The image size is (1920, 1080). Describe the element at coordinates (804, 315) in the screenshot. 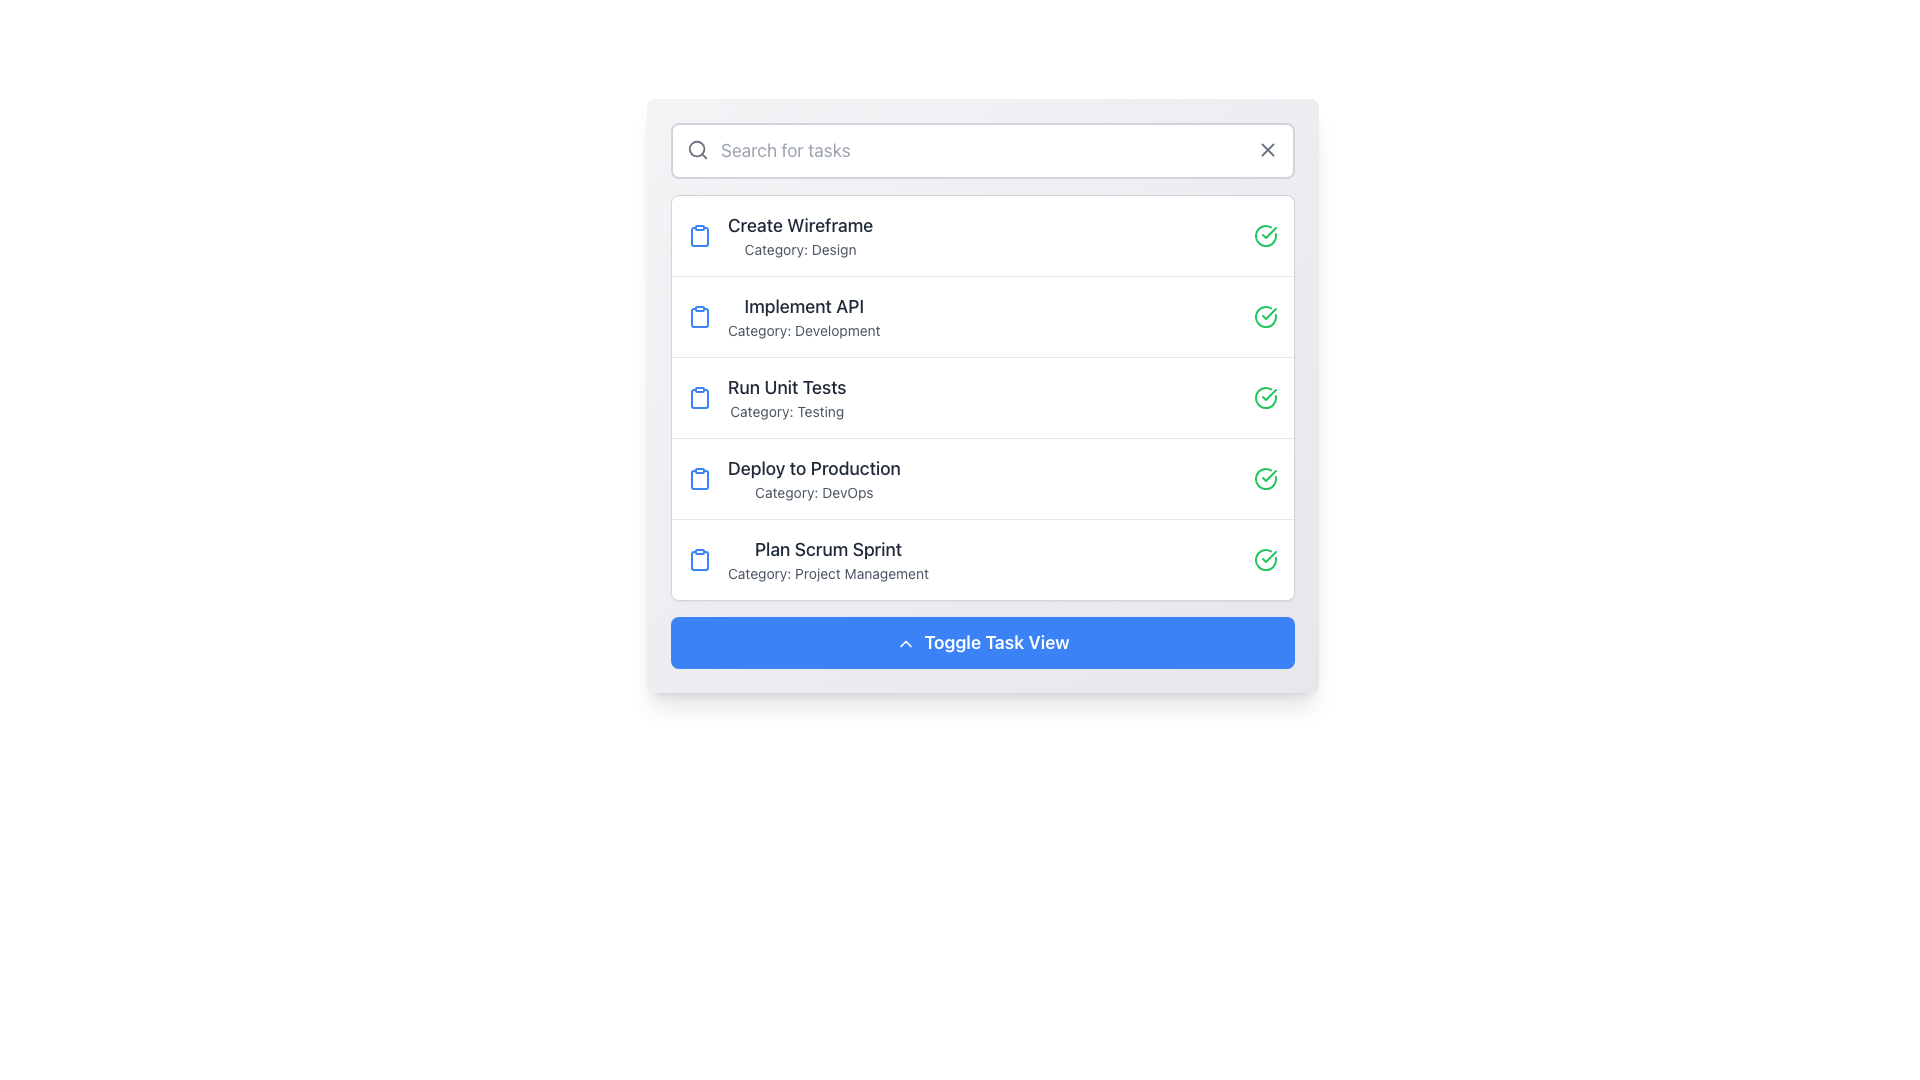

I see `the task card titled 'Implement API'` at that location.